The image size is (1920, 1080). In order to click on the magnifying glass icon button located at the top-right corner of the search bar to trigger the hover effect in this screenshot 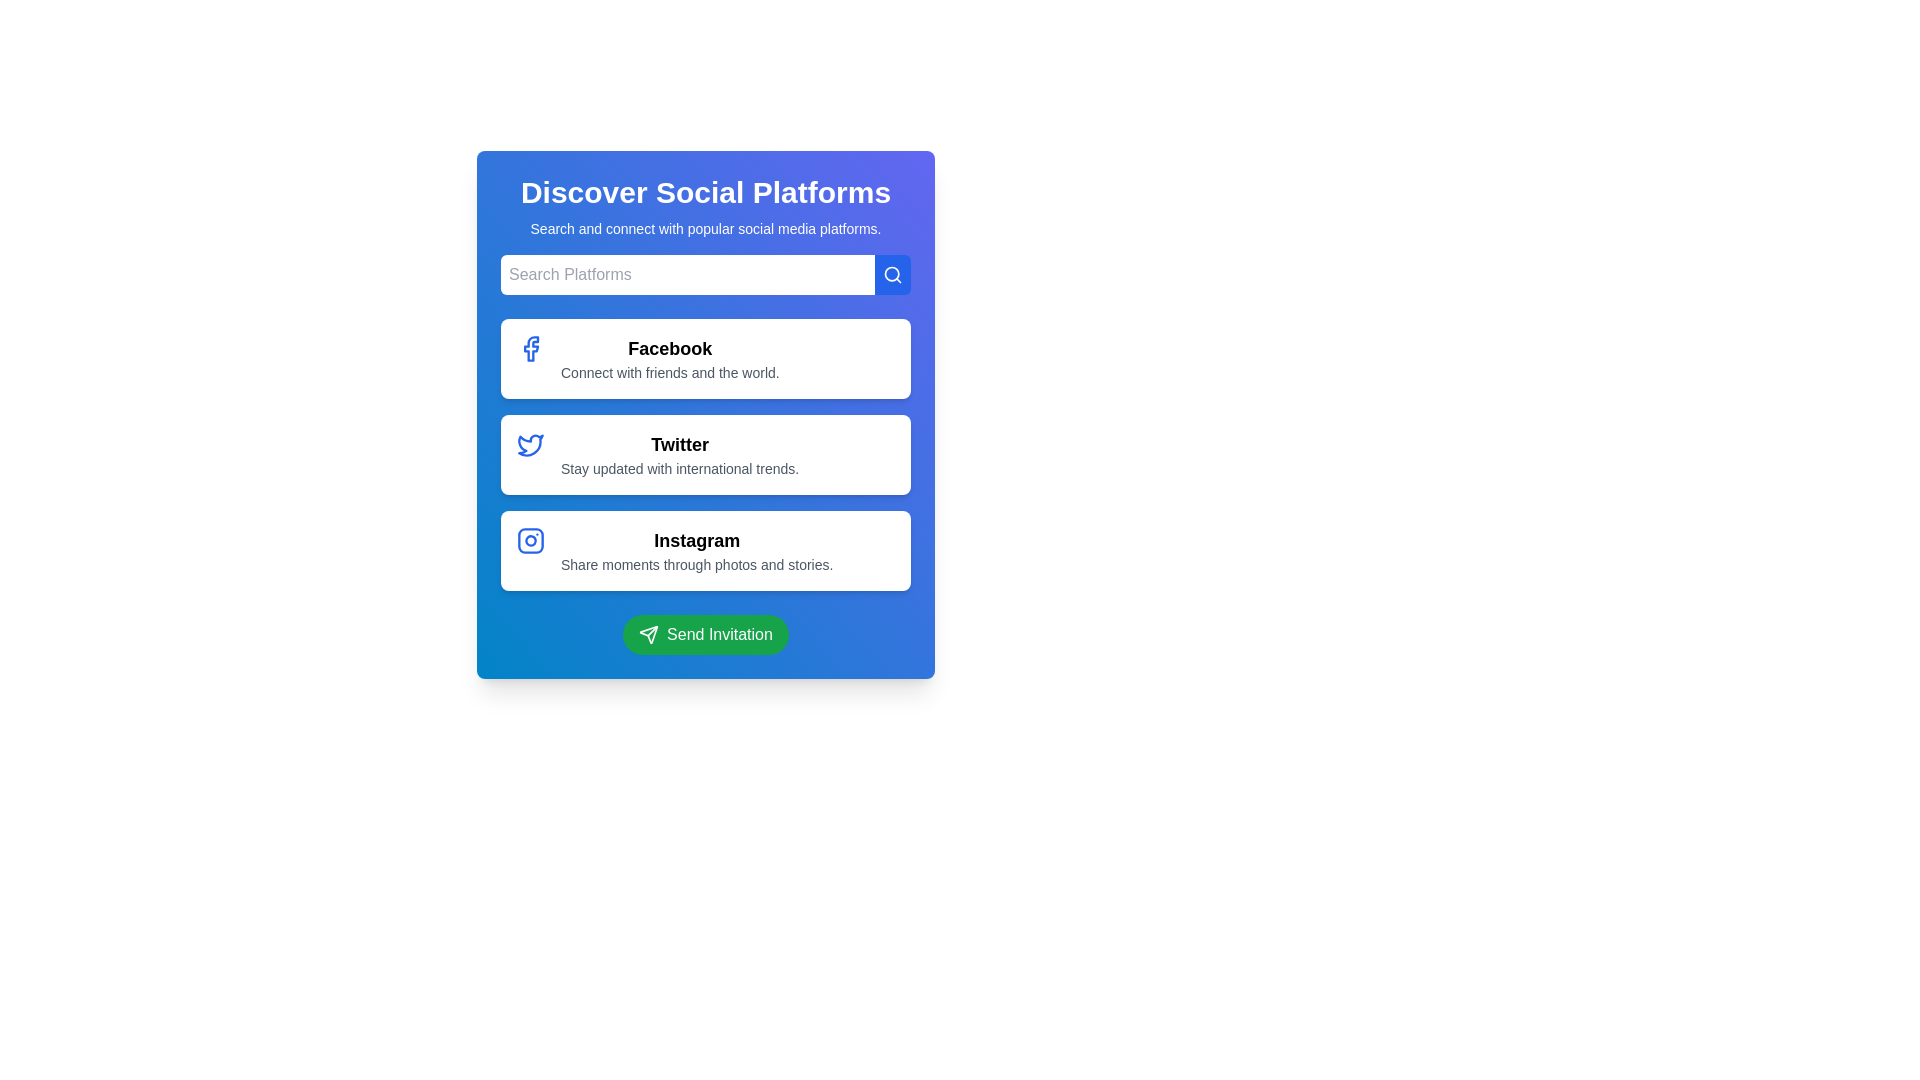, I will do `click(891, 274)`.